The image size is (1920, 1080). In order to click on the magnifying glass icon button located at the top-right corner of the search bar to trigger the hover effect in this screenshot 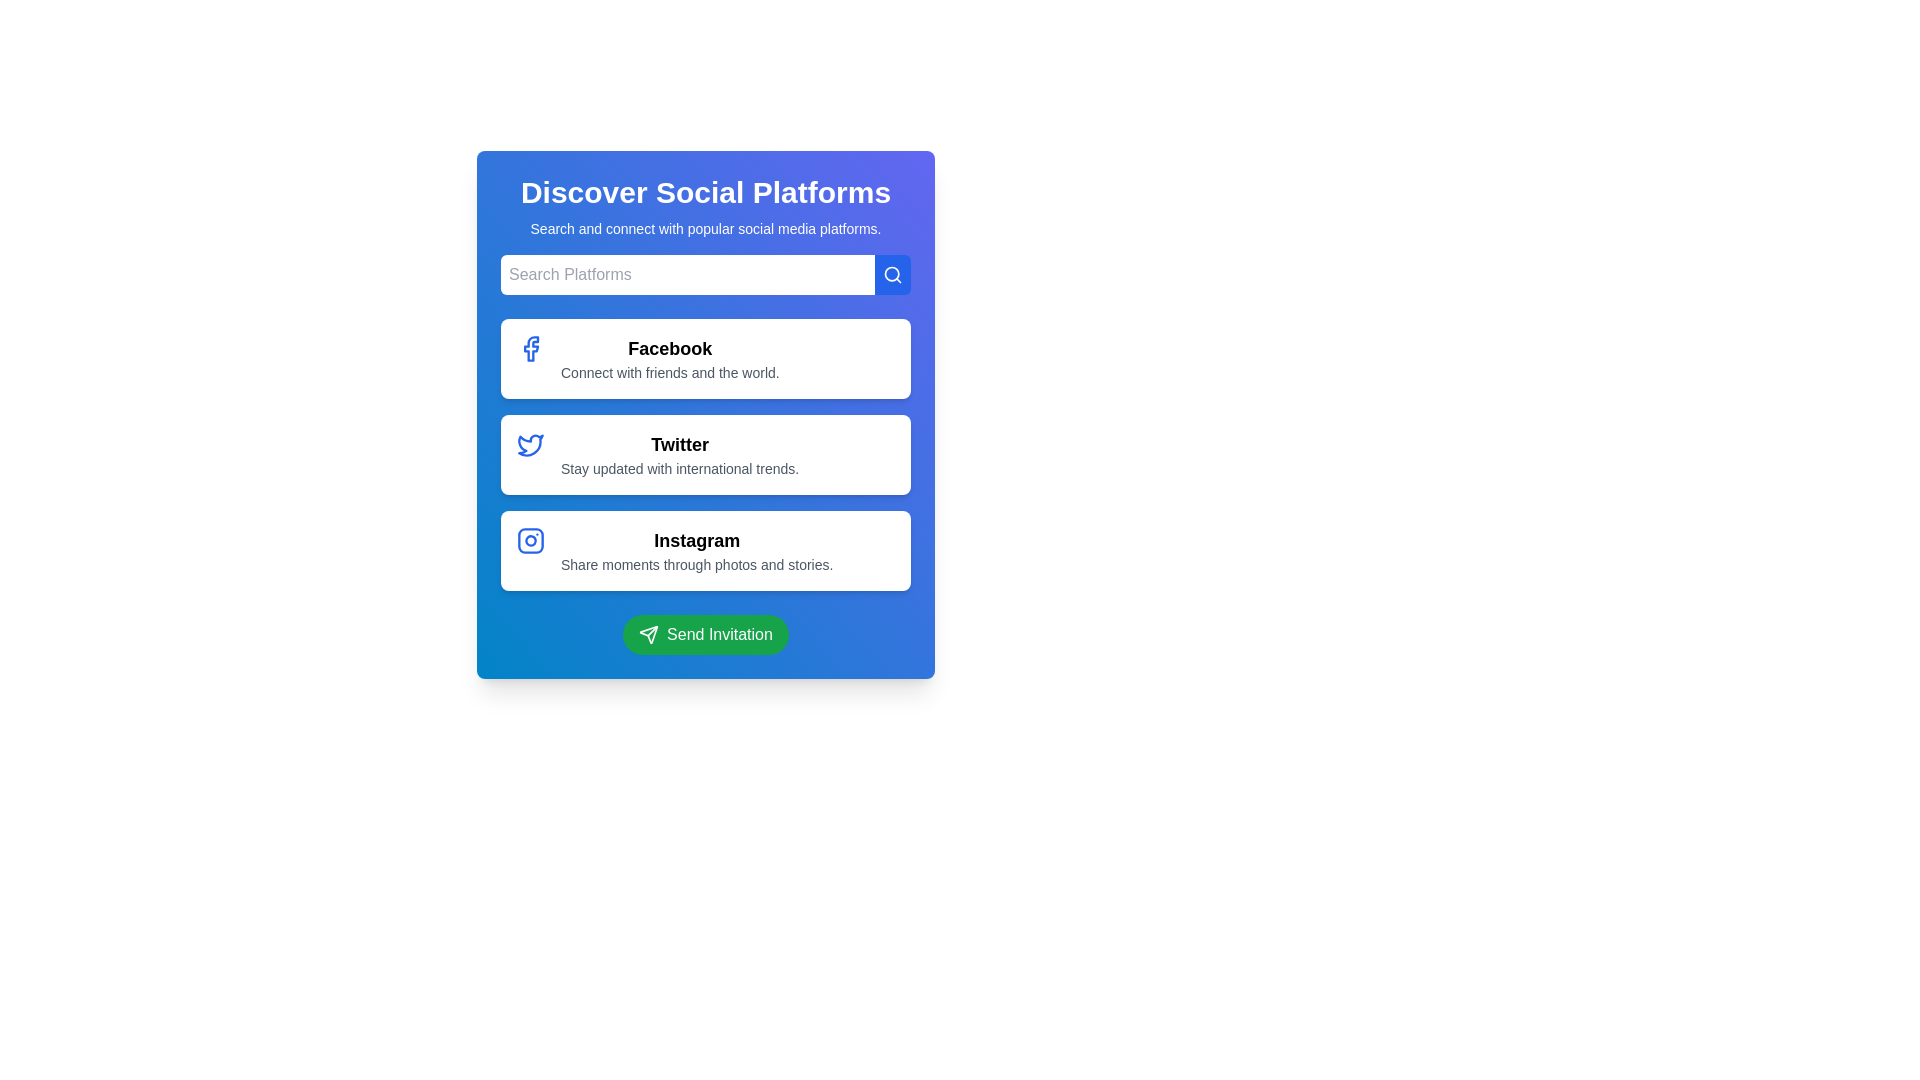, I will do `click(891, 274)`.